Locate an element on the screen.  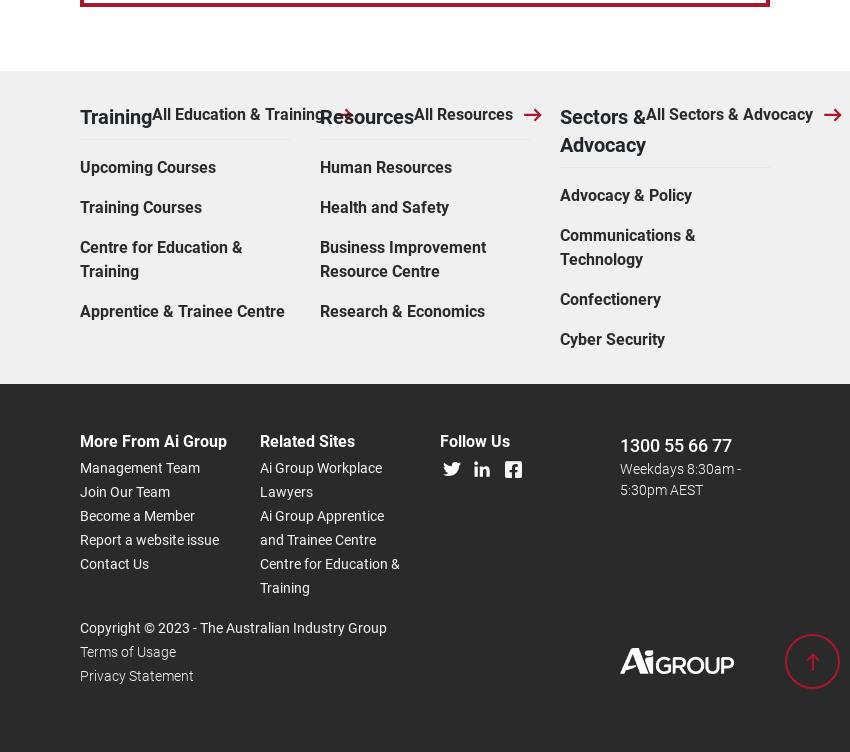
'Weekdays 8:30am - 5:30pm AEST' is located at coordinates (680, 255).